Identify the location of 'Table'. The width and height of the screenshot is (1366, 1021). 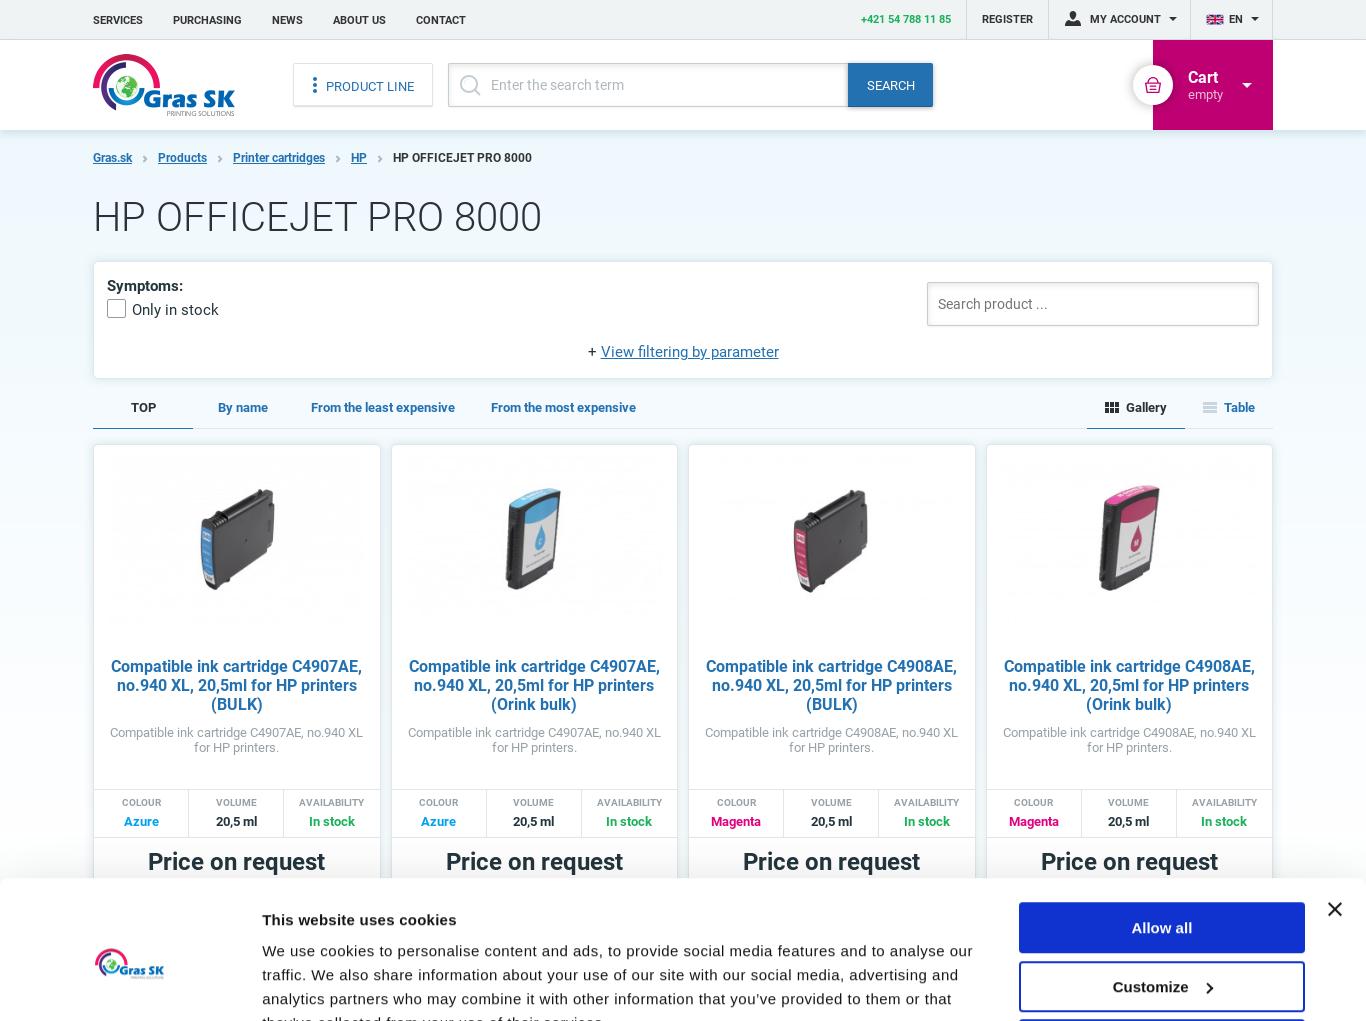
(1239, 406).